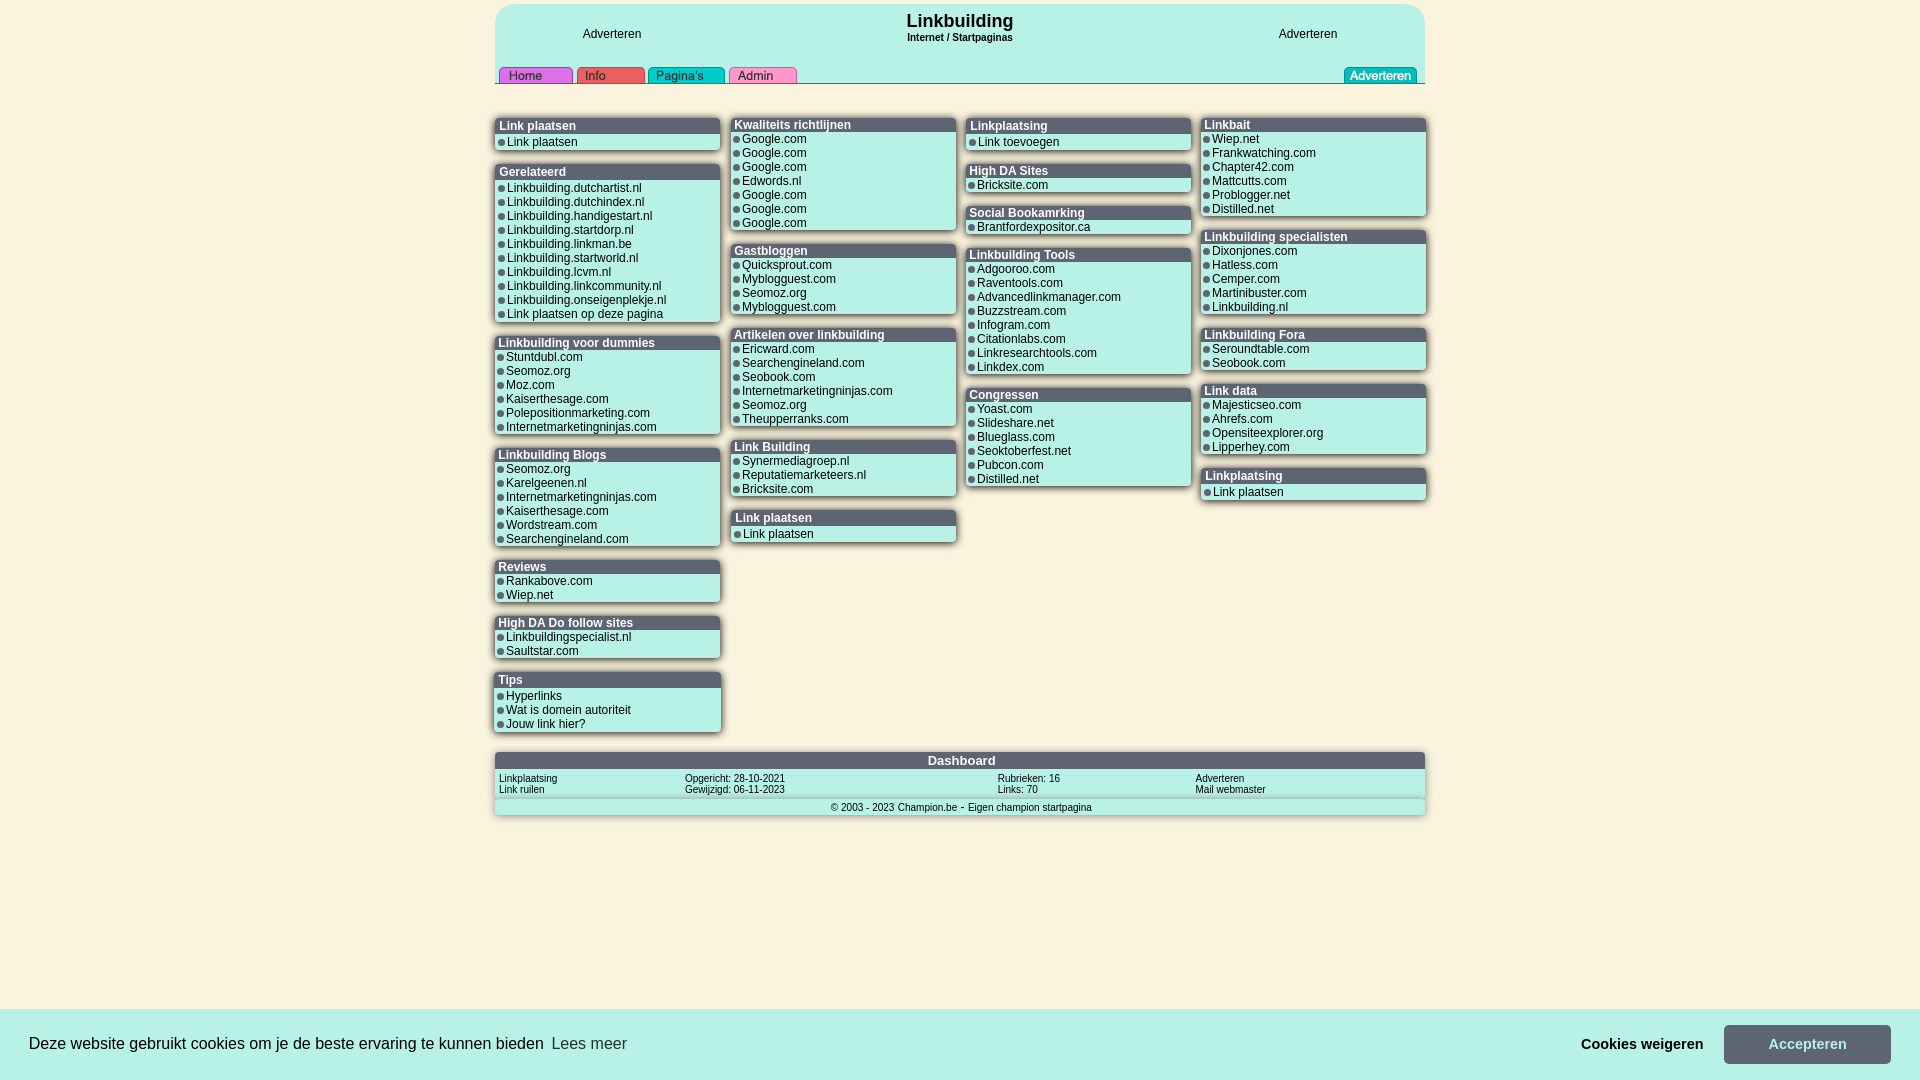  I want to click on 'Citationlabs.com', so click(1021, 338).